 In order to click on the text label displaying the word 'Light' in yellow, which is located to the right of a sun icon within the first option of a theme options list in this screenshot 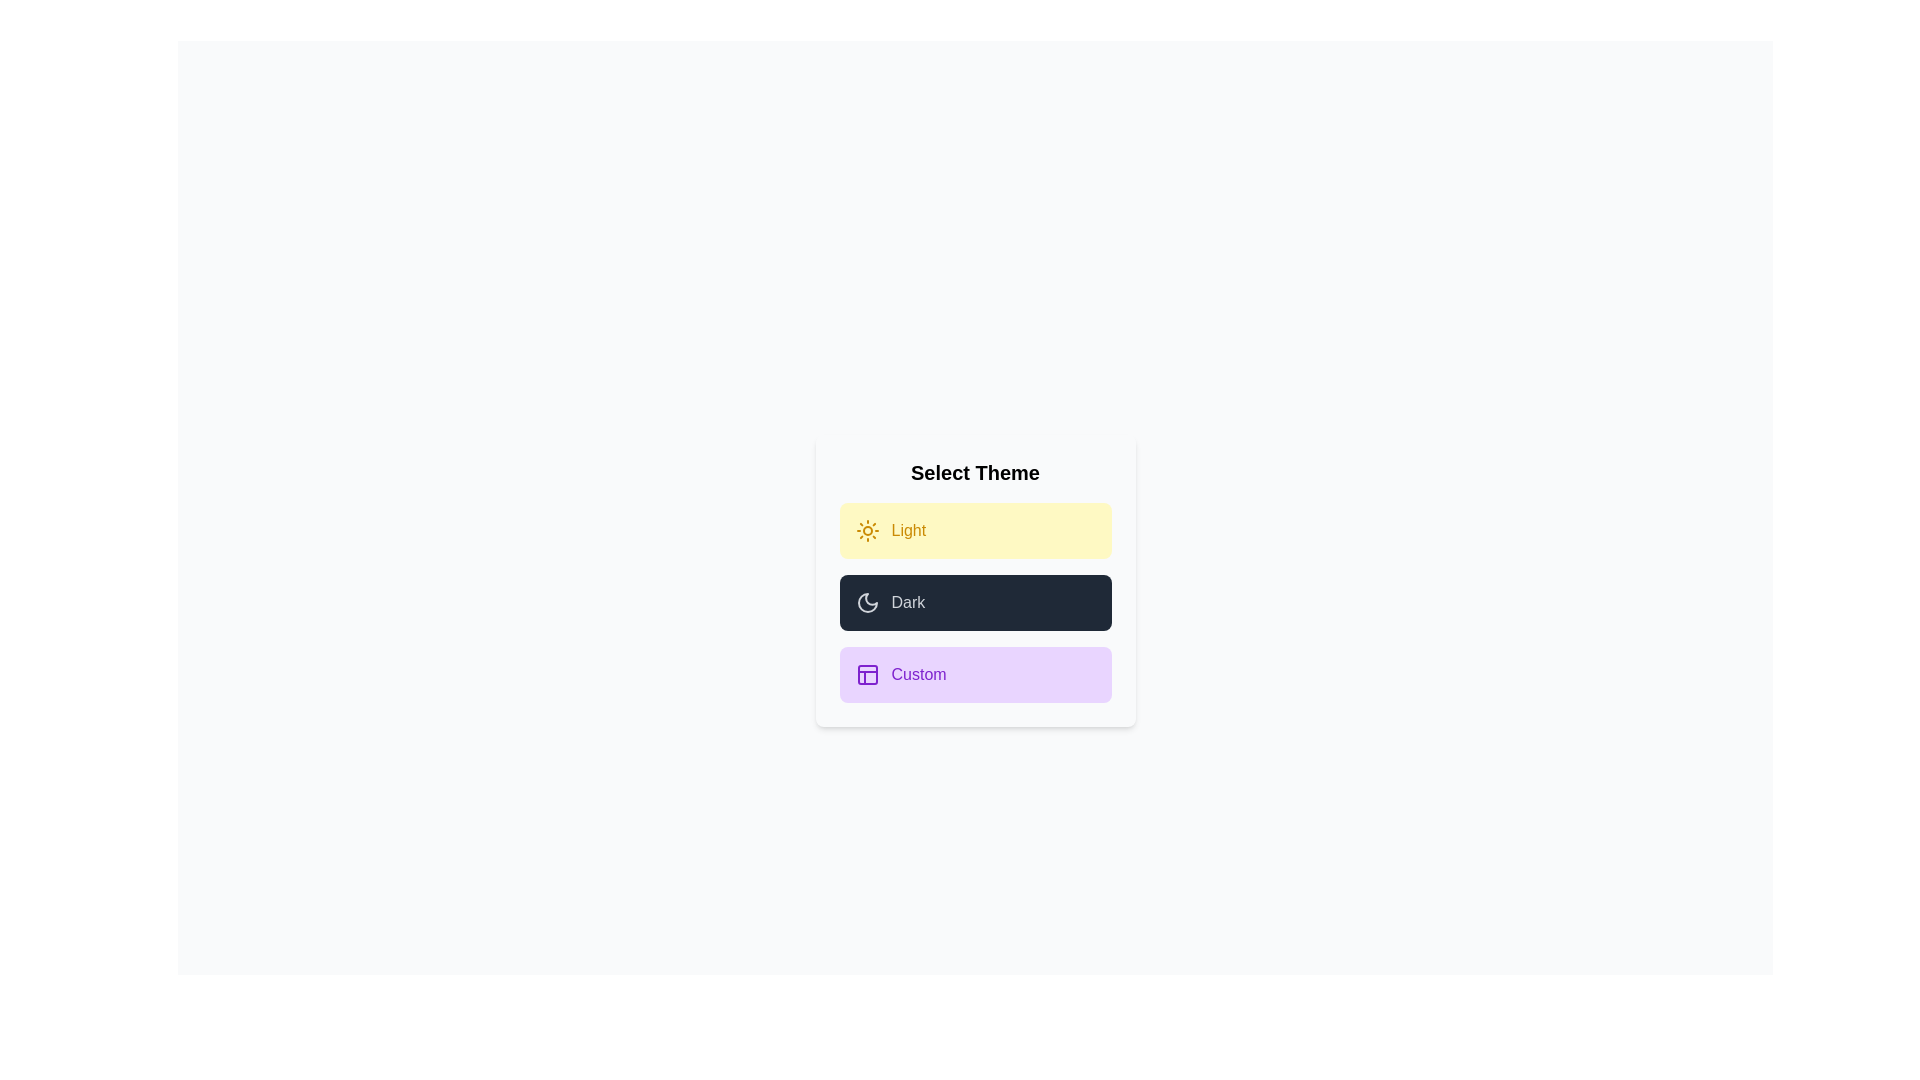, I will do `click(907, 530)`.